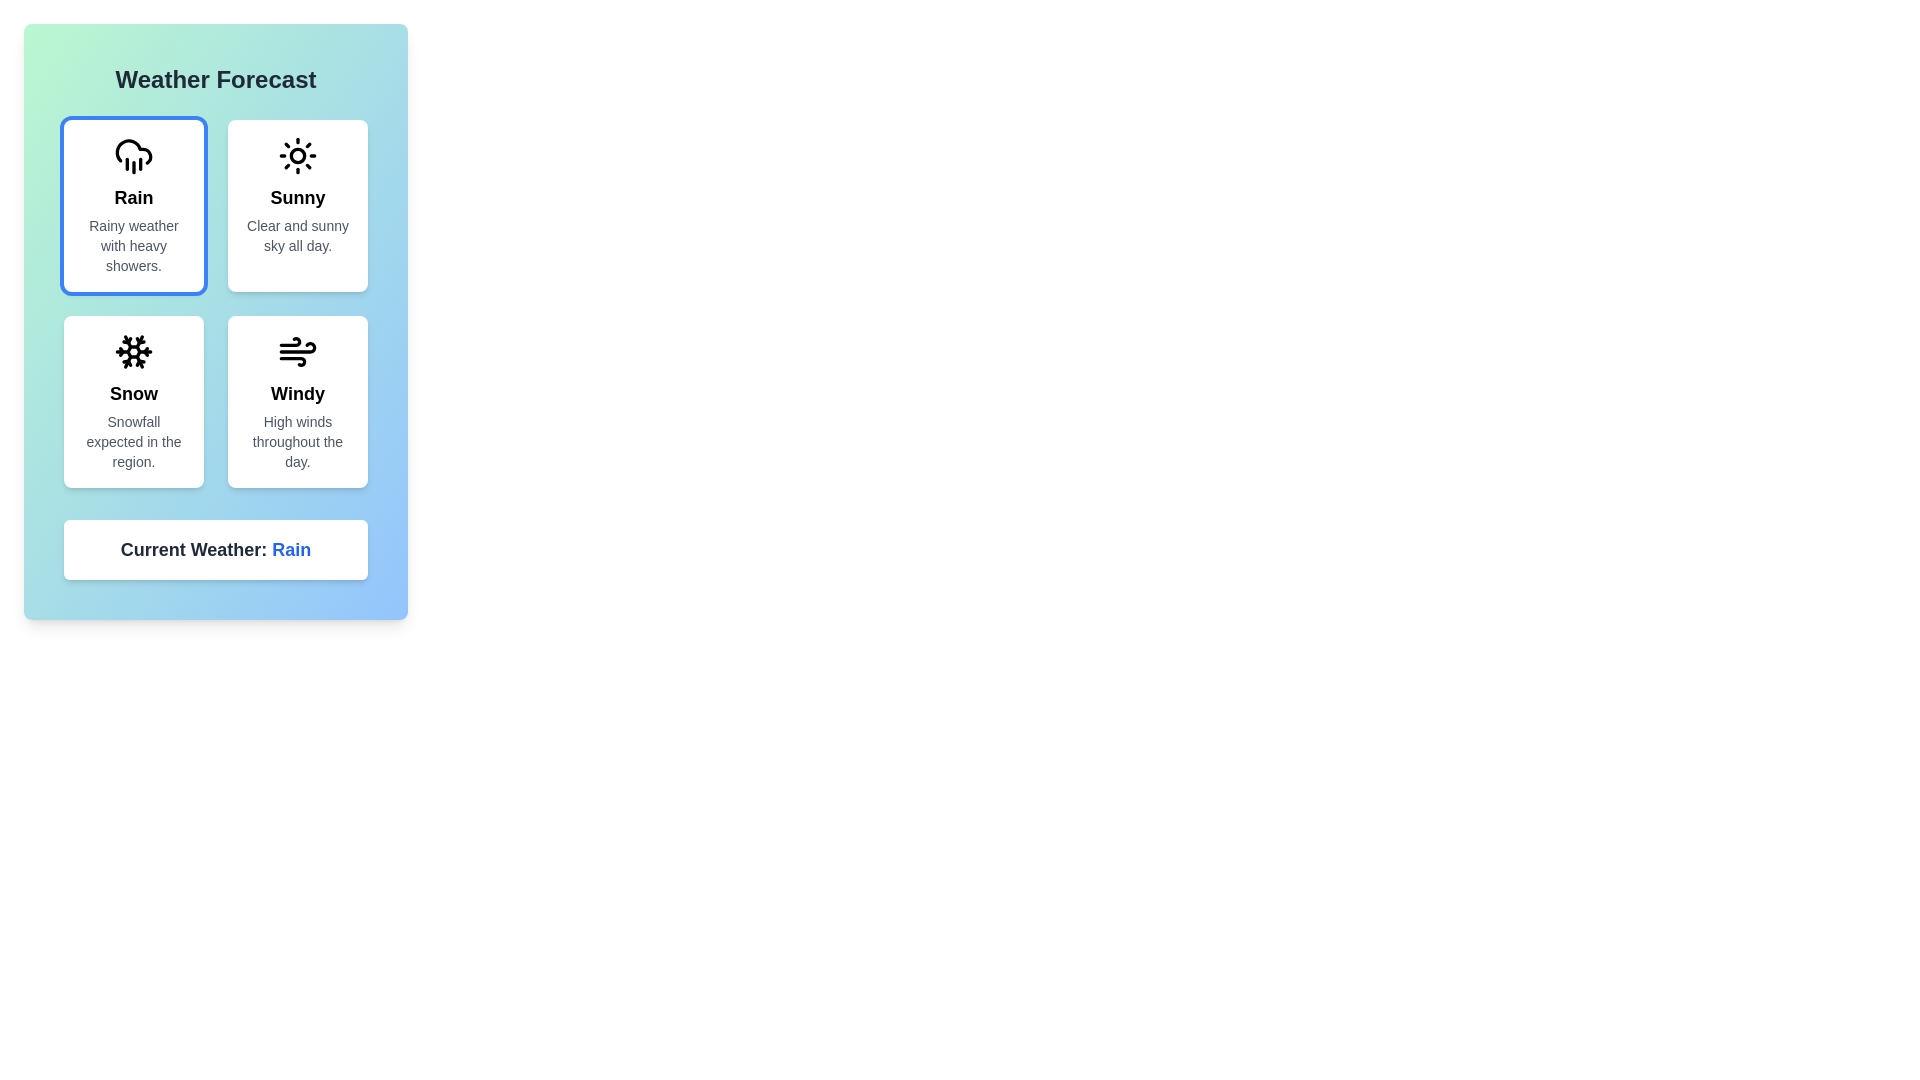 The width and height of the screenshot is (1920, 1080). Describe the element at coordinates (216, 550) in the screenshot. I see `the text label that displays the current weather condition, which is located at the bottom of a rounded, shadowed, white card, centered horizontally within the card` at that location.